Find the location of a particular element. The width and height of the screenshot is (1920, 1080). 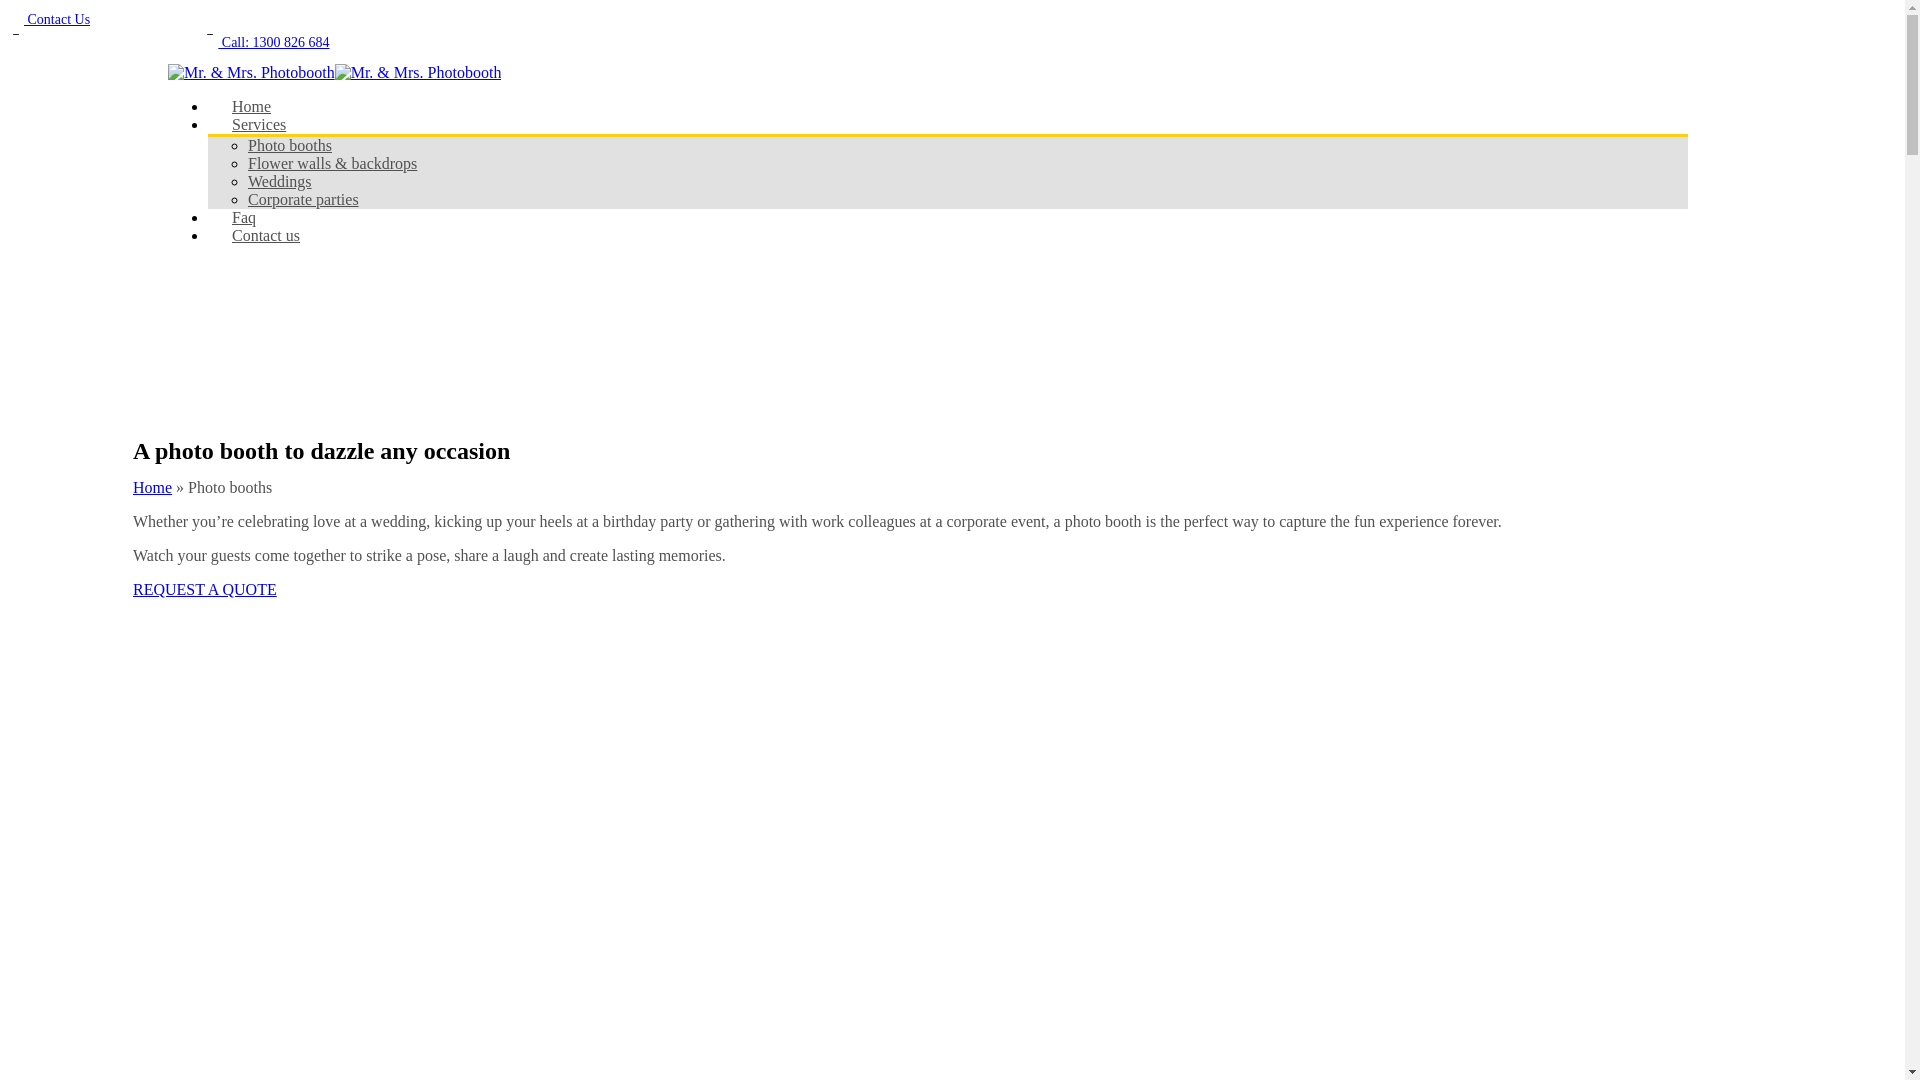

'Home' is located at coordinates (250, 106).